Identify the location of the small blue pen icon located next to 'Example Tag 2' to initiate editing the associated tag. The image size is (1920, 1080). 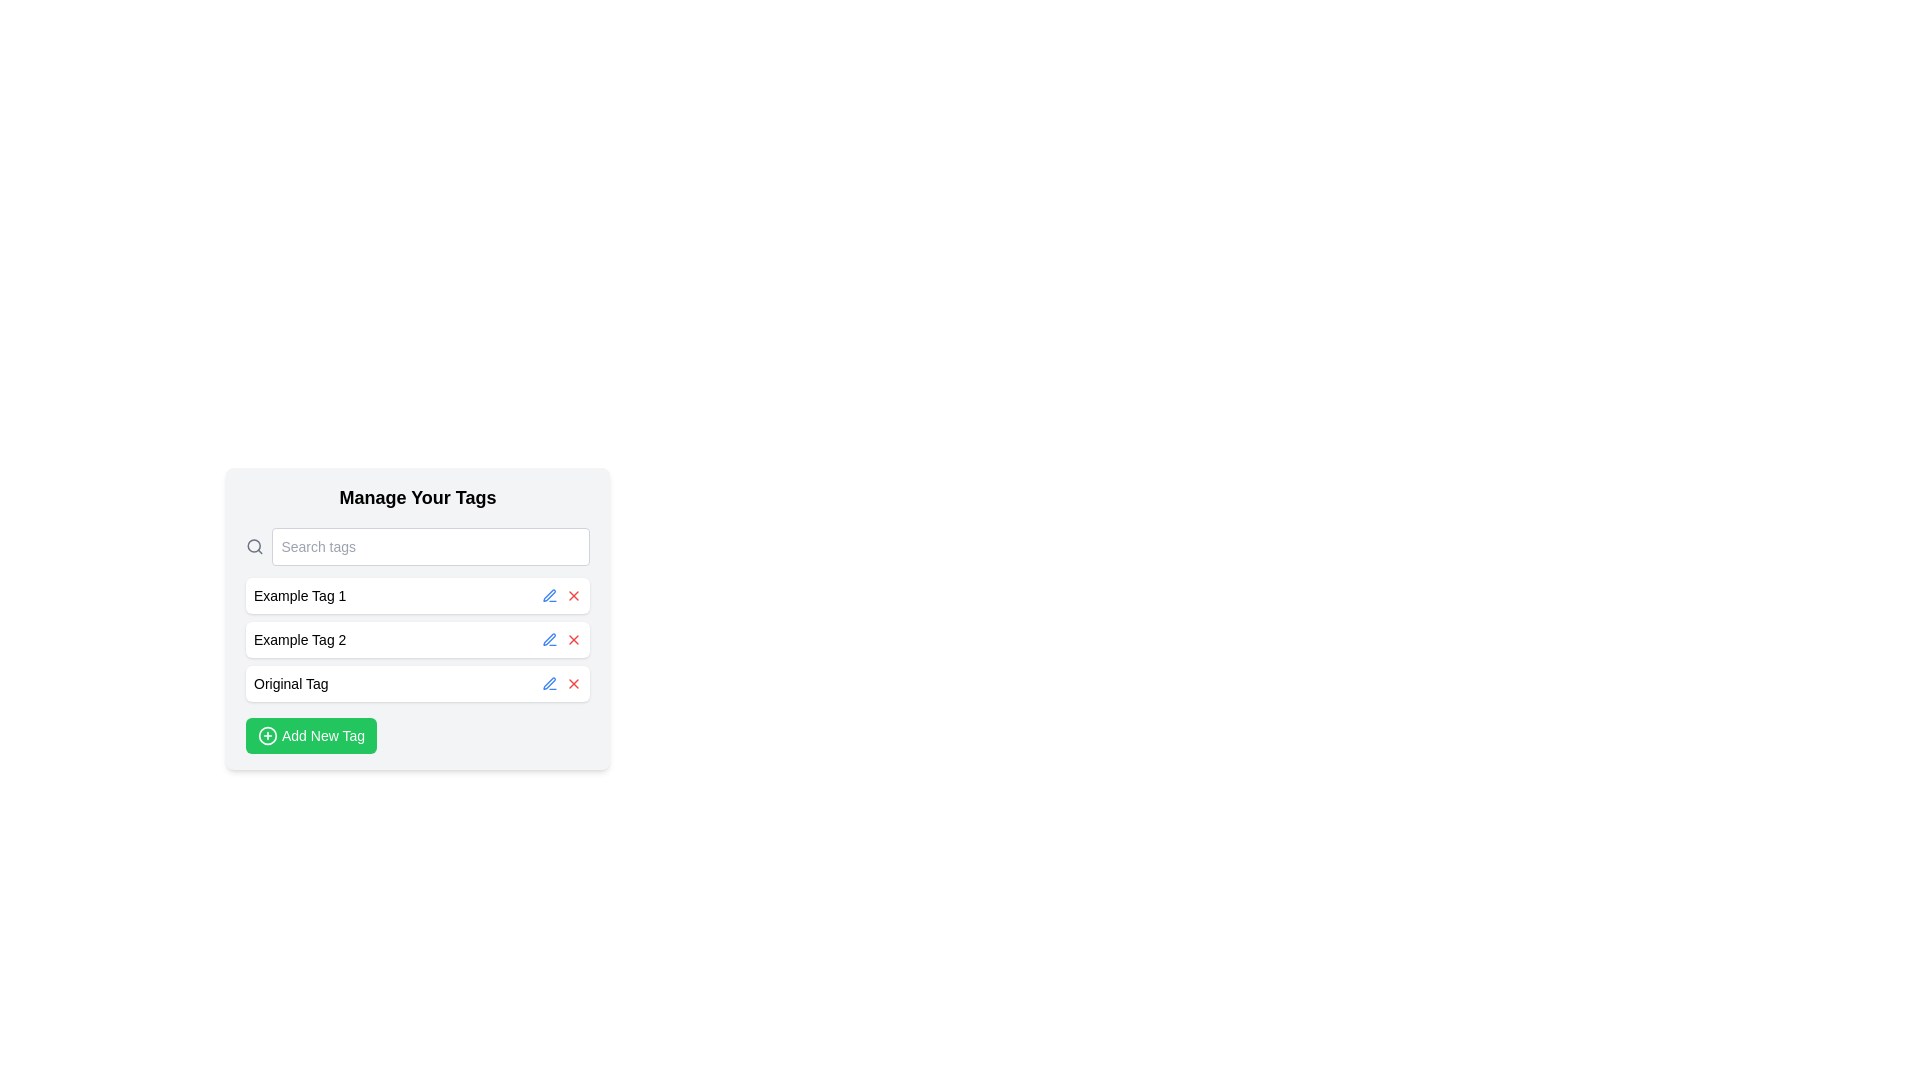
(549, 639).